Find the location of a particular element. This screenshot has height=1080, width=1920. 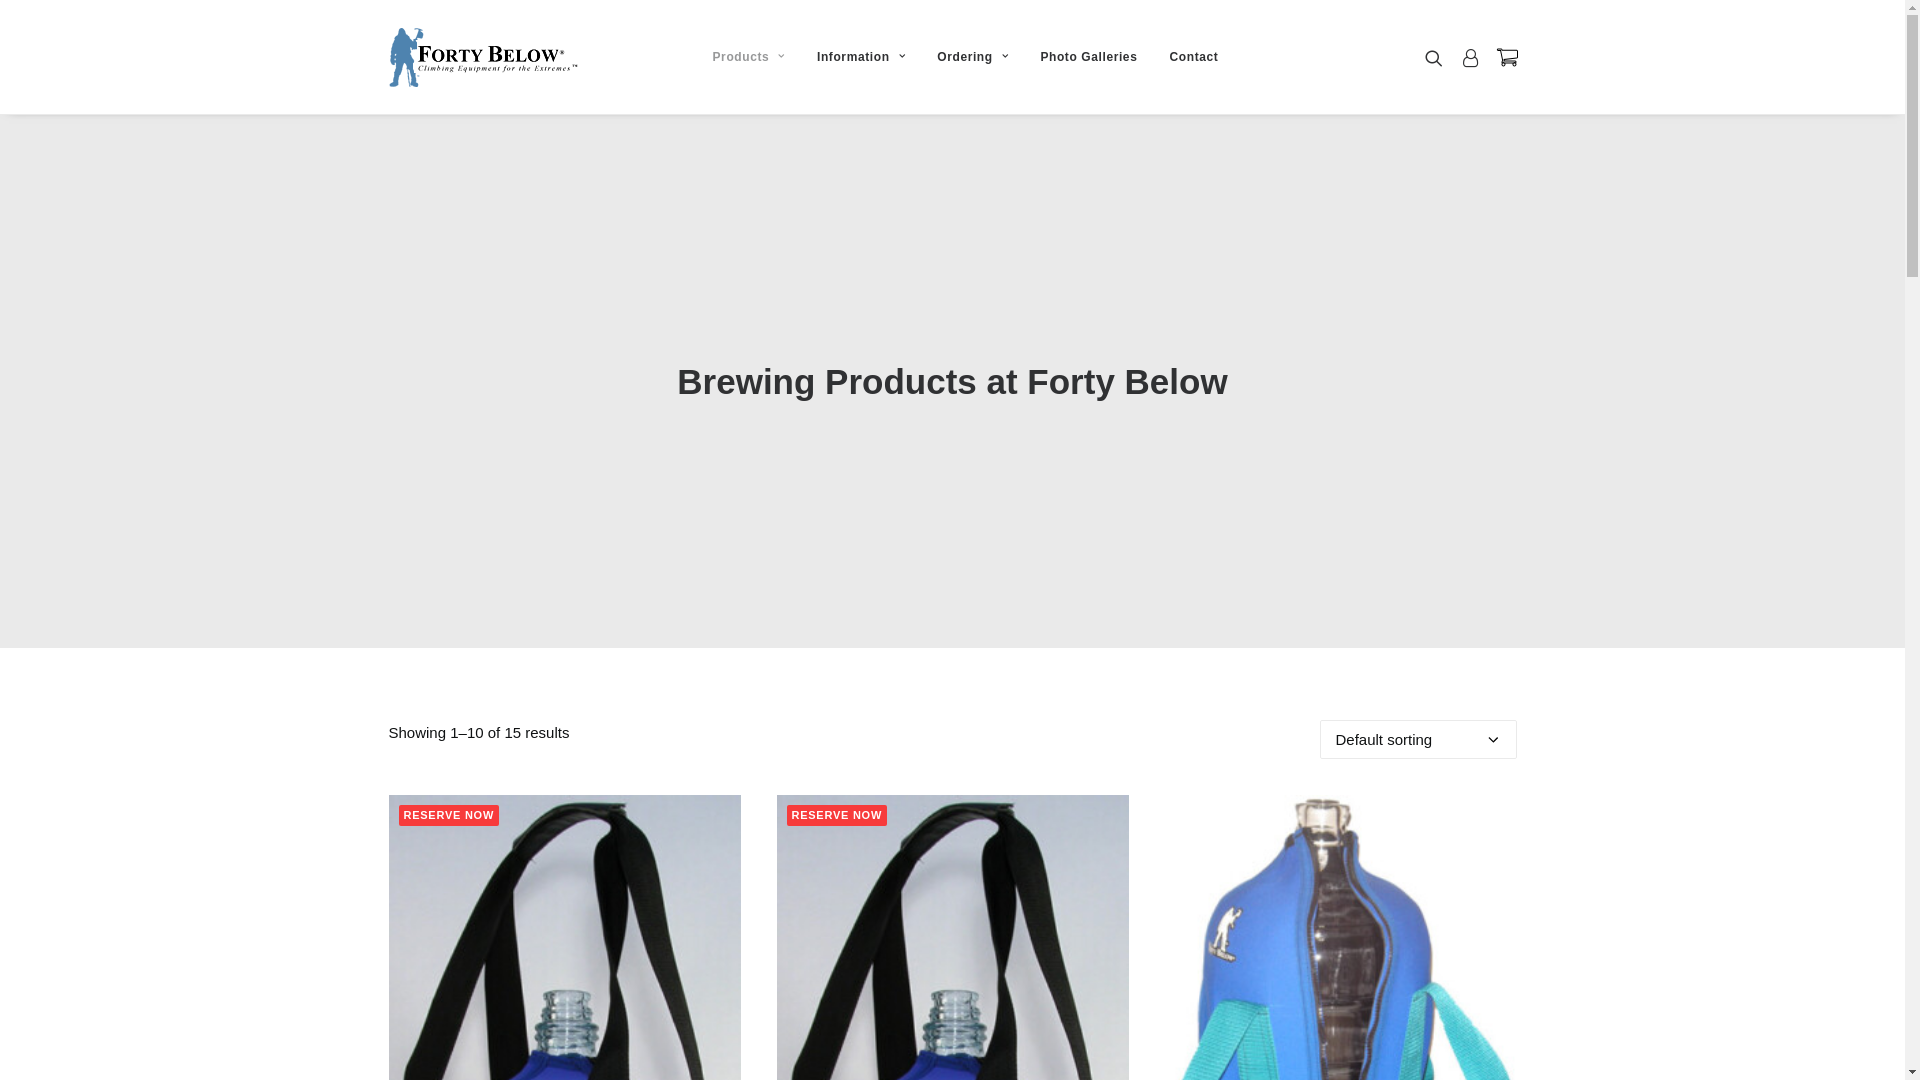

'cart' is located at coordinates (1488, 56).